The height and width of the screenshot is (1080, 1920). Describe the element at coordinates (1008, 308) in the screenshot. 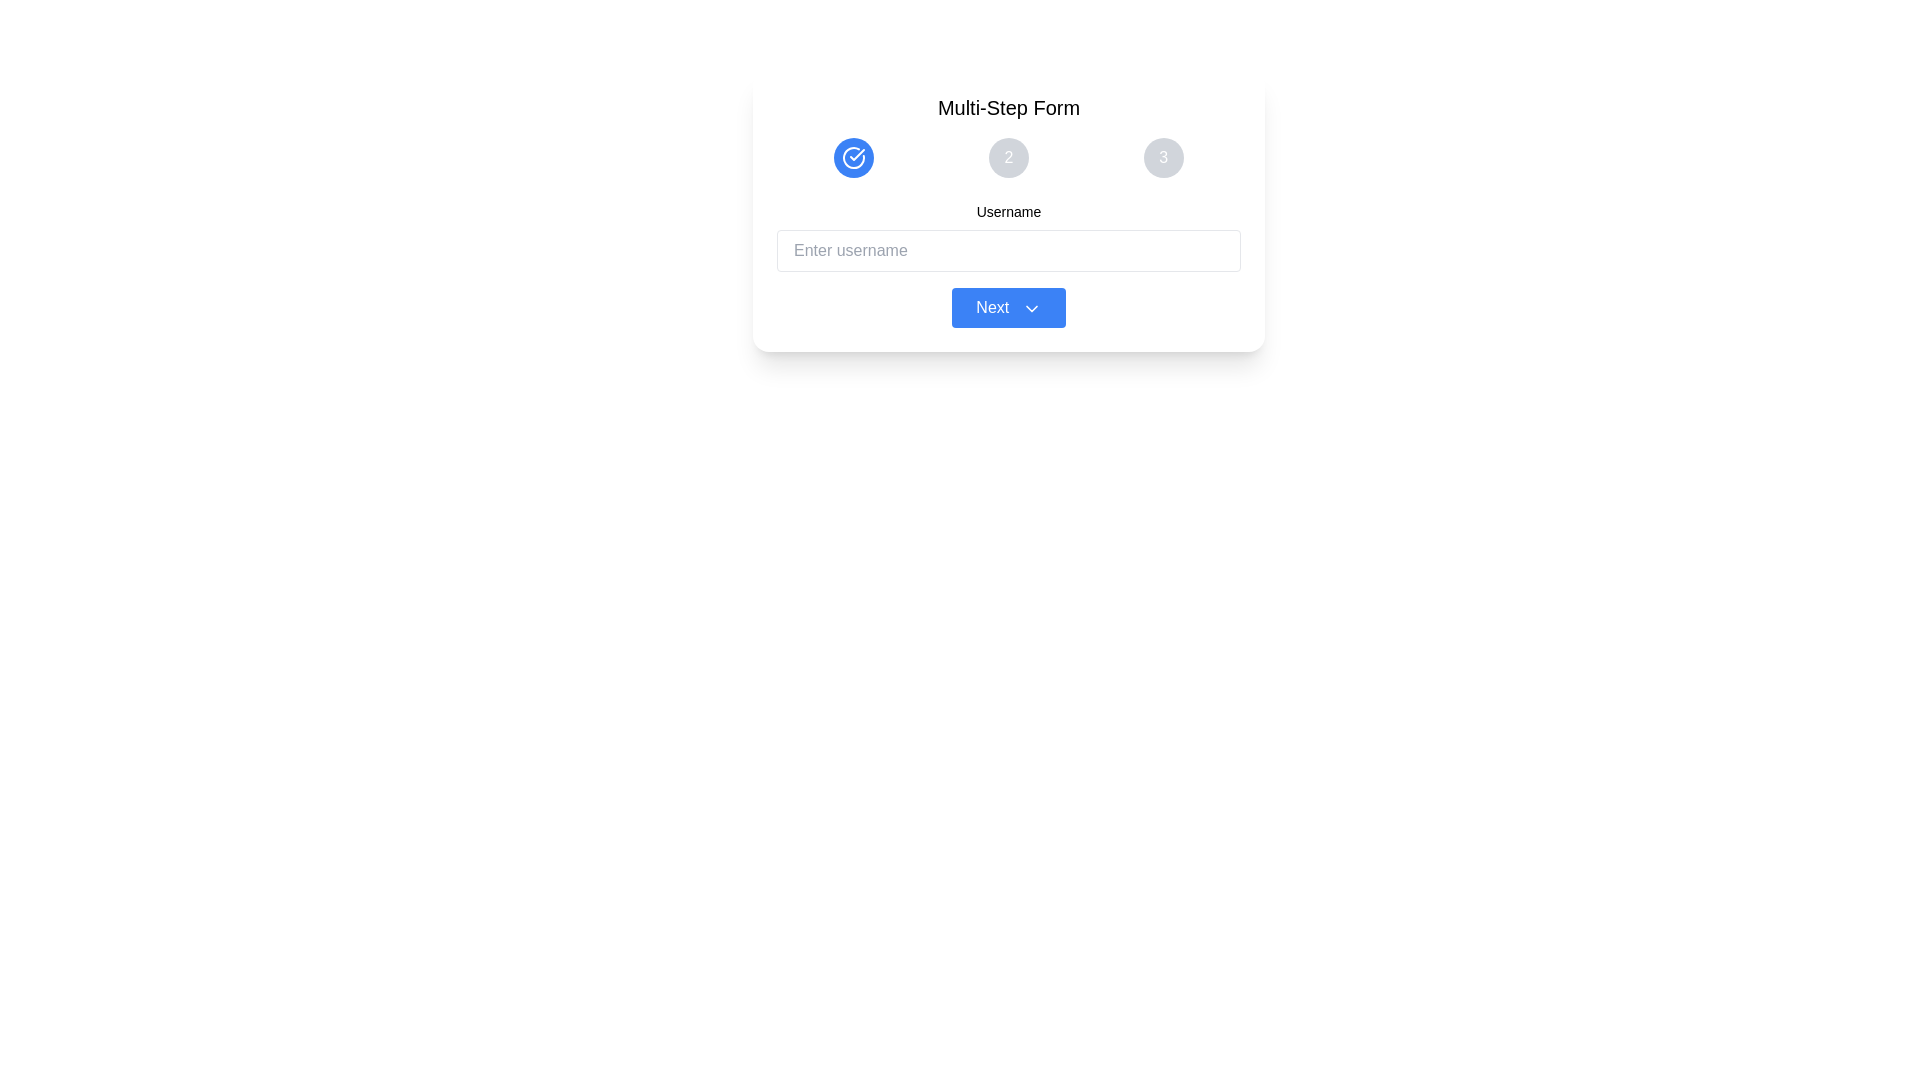

I see `the blue rectangular button labeled 'Next' with a downward chevron icon to proceed to the next step` at that location.